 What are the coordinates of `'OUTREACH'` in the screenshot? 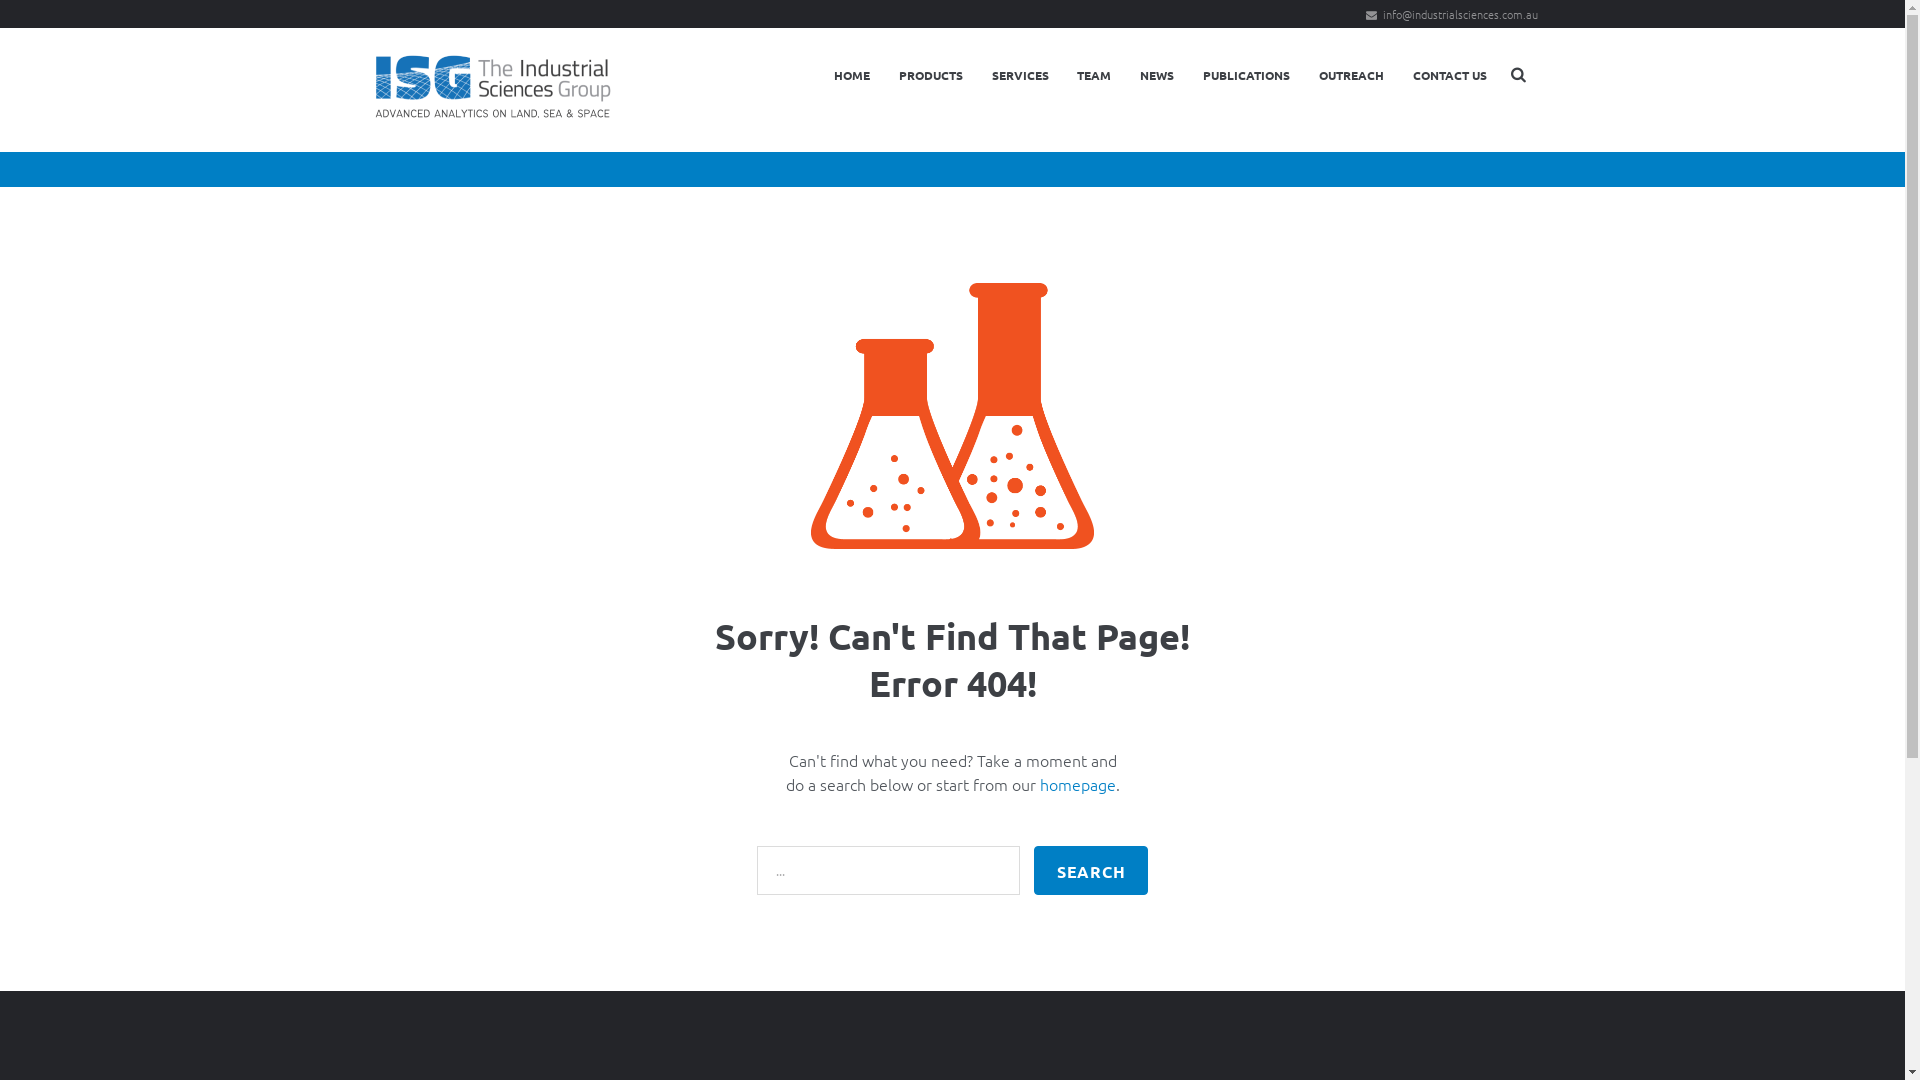 It's located at (1350, 74).